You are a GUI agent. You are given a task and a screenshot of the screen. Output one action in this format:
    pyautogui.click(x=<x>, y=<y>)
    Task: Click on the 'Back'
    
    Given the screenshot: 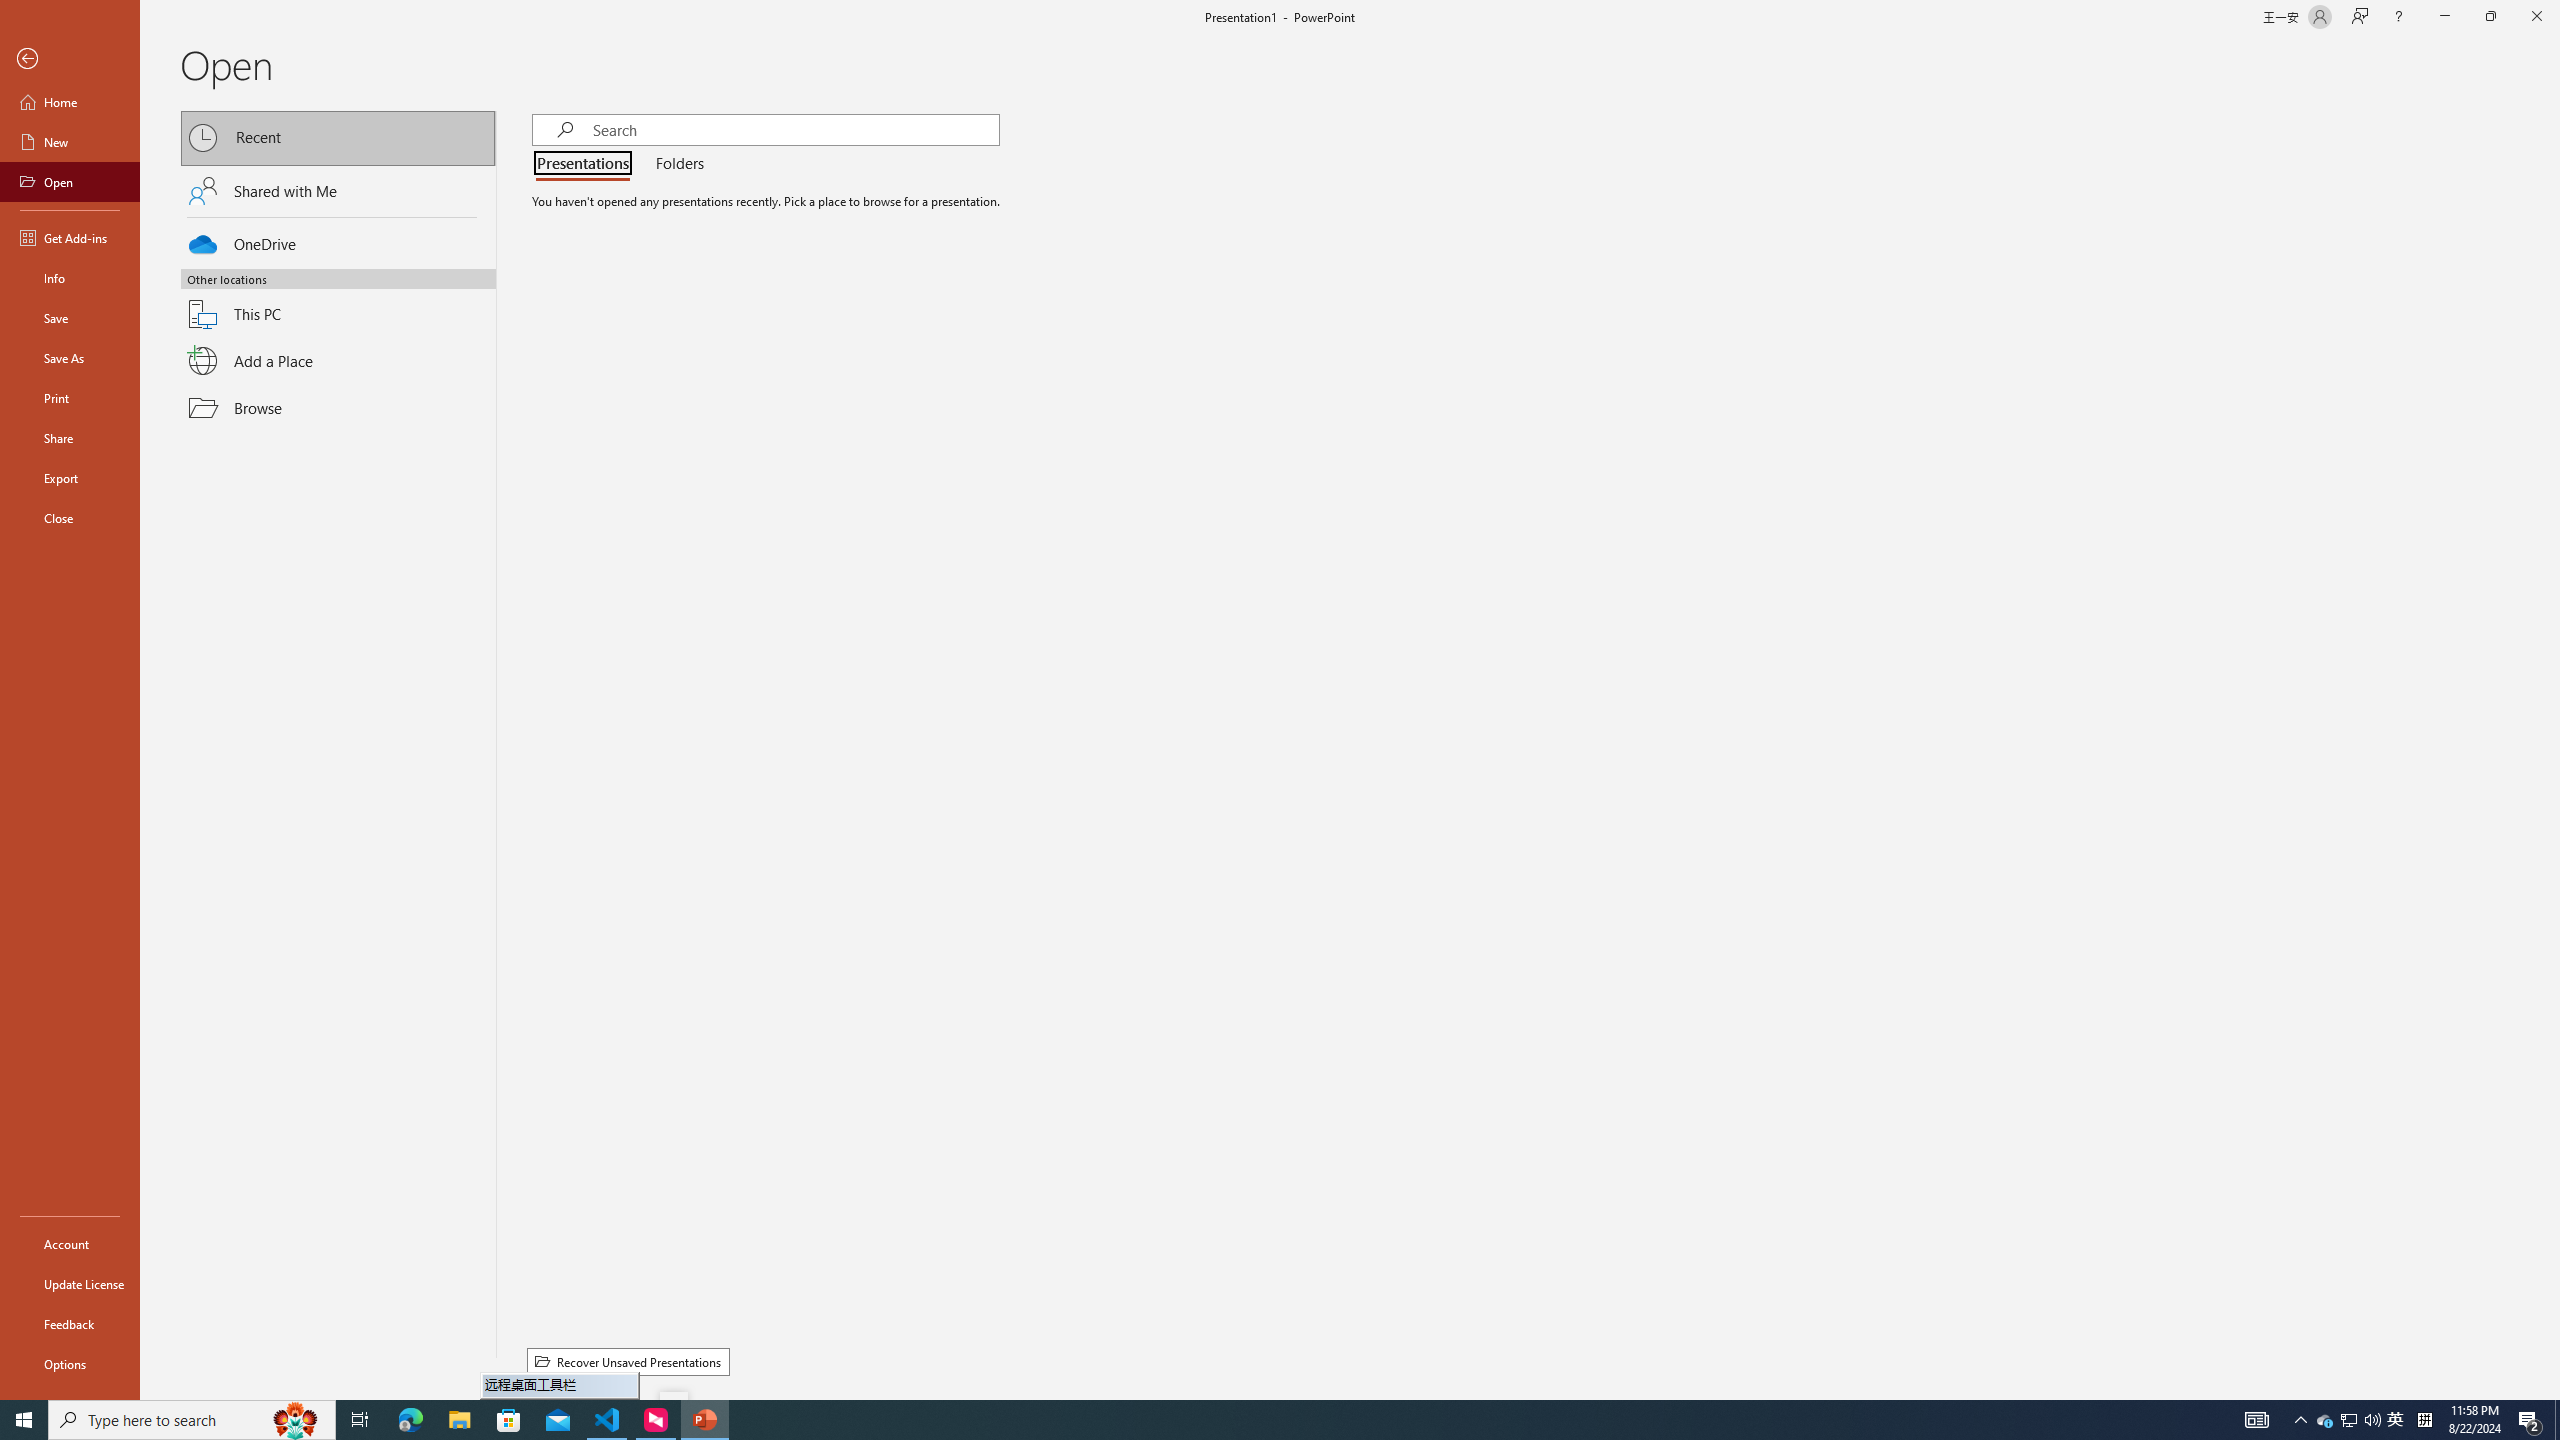 What is the action you would take?
    pyautogui.click(x=69, y=58)
    